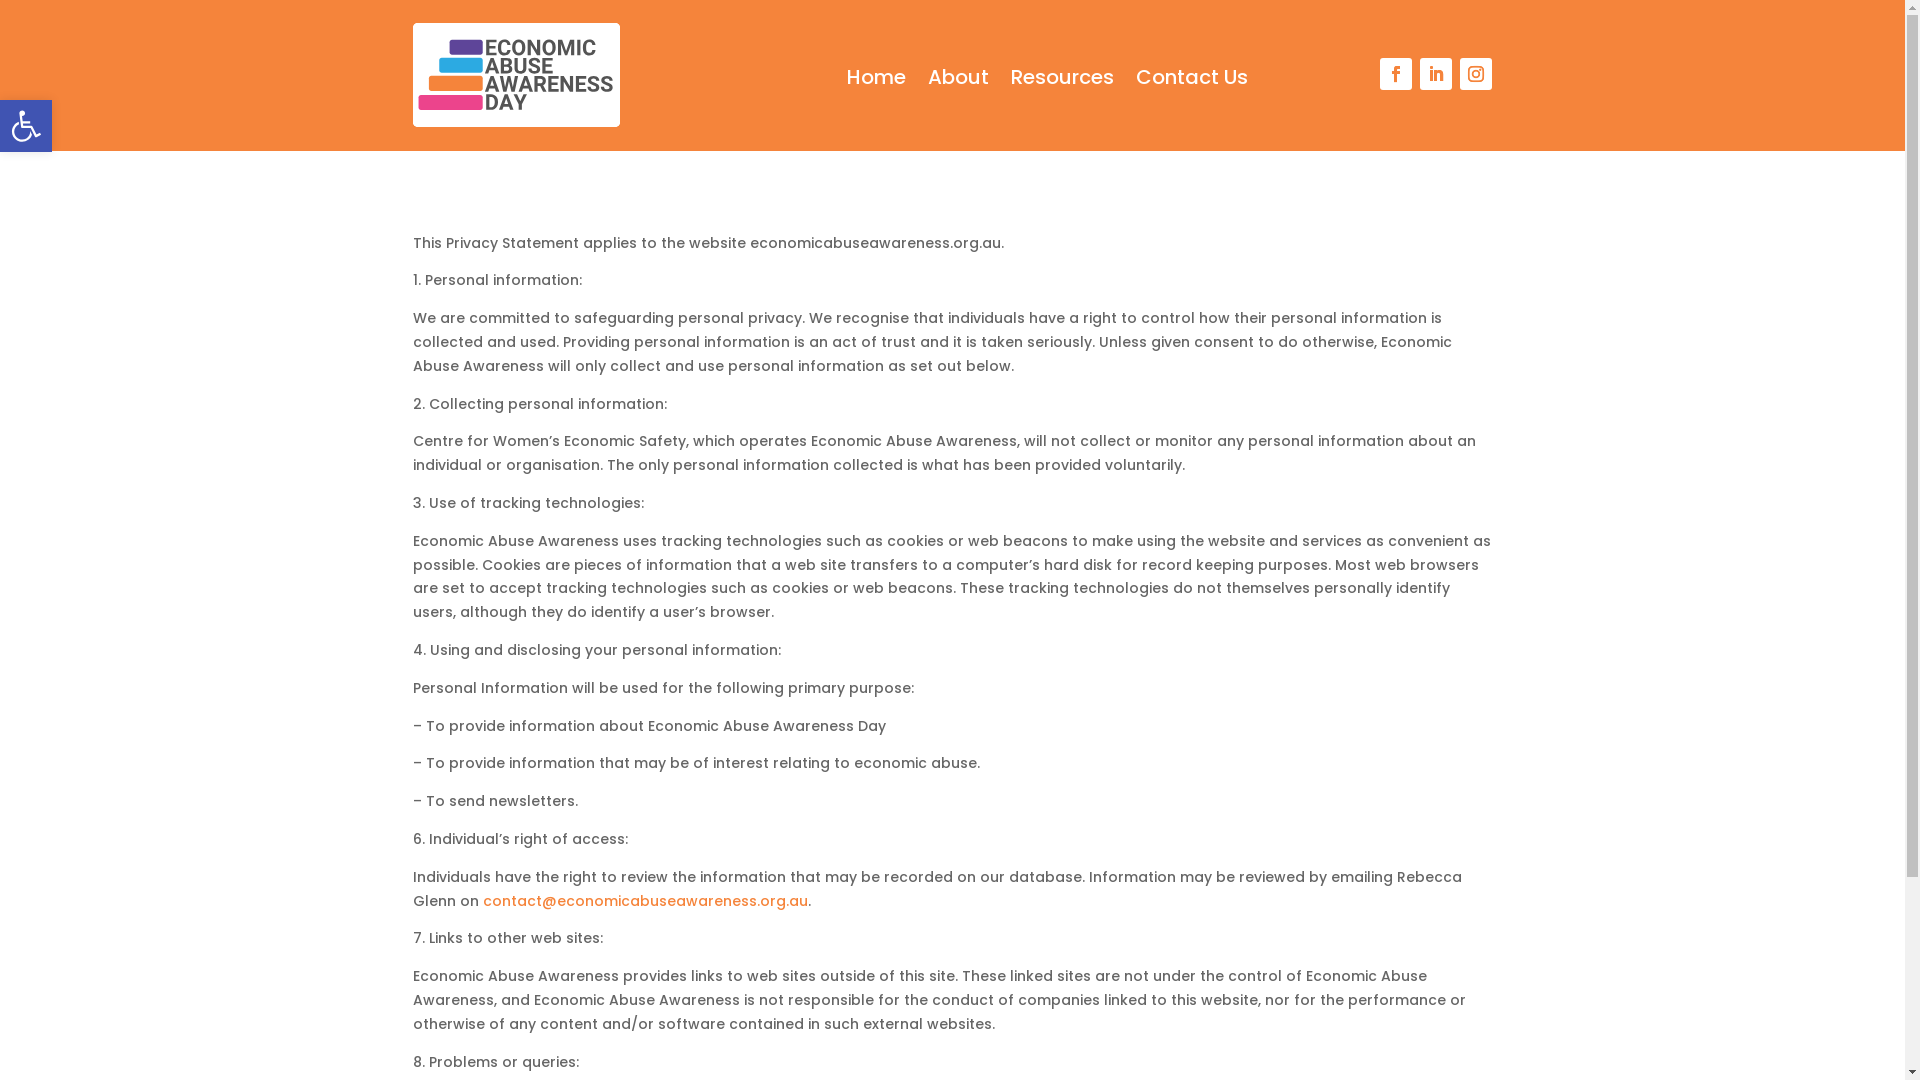 The image size is (1920, 1080). Describe the element at coordinates (1061, 80) in the screenshot. I see `'Resources'` at that location.